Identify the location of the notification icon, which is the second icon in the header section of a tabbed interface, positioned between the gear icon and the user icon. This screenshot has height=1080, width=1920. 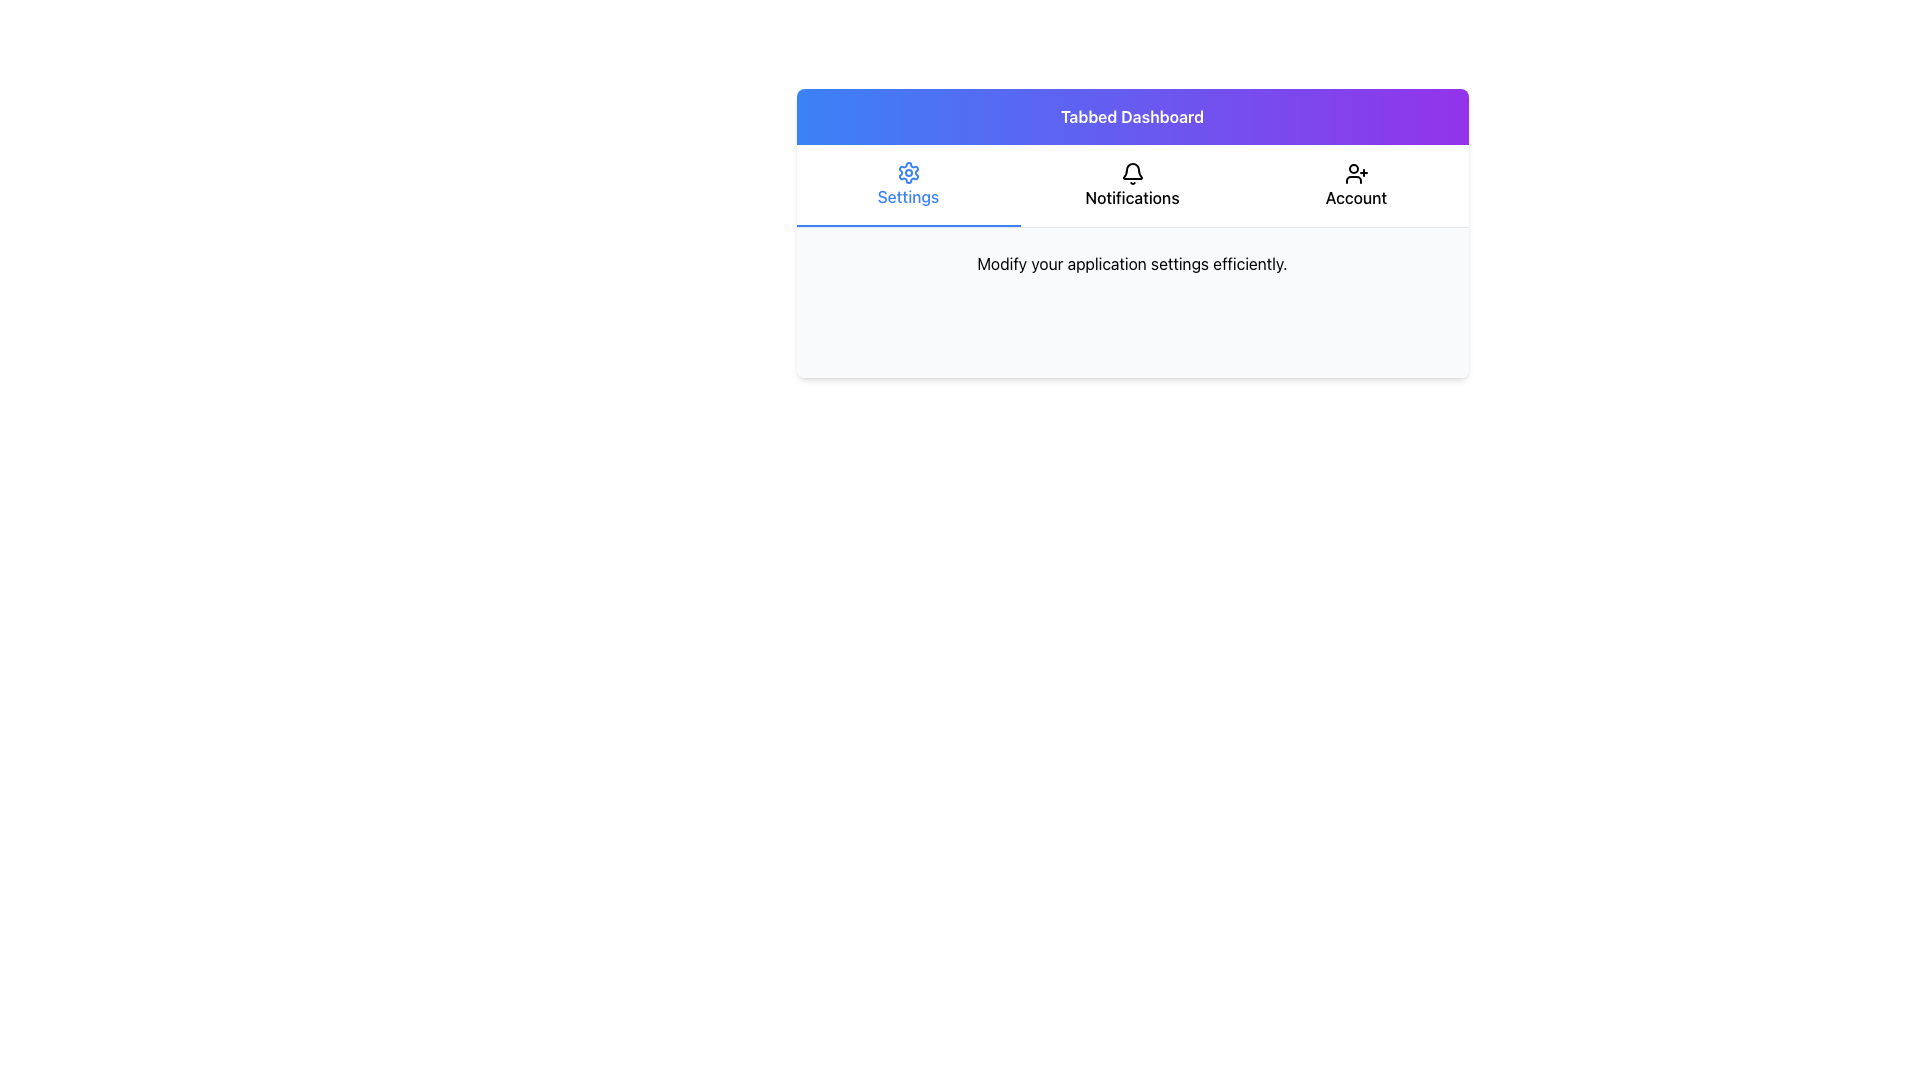
(1132, 170).